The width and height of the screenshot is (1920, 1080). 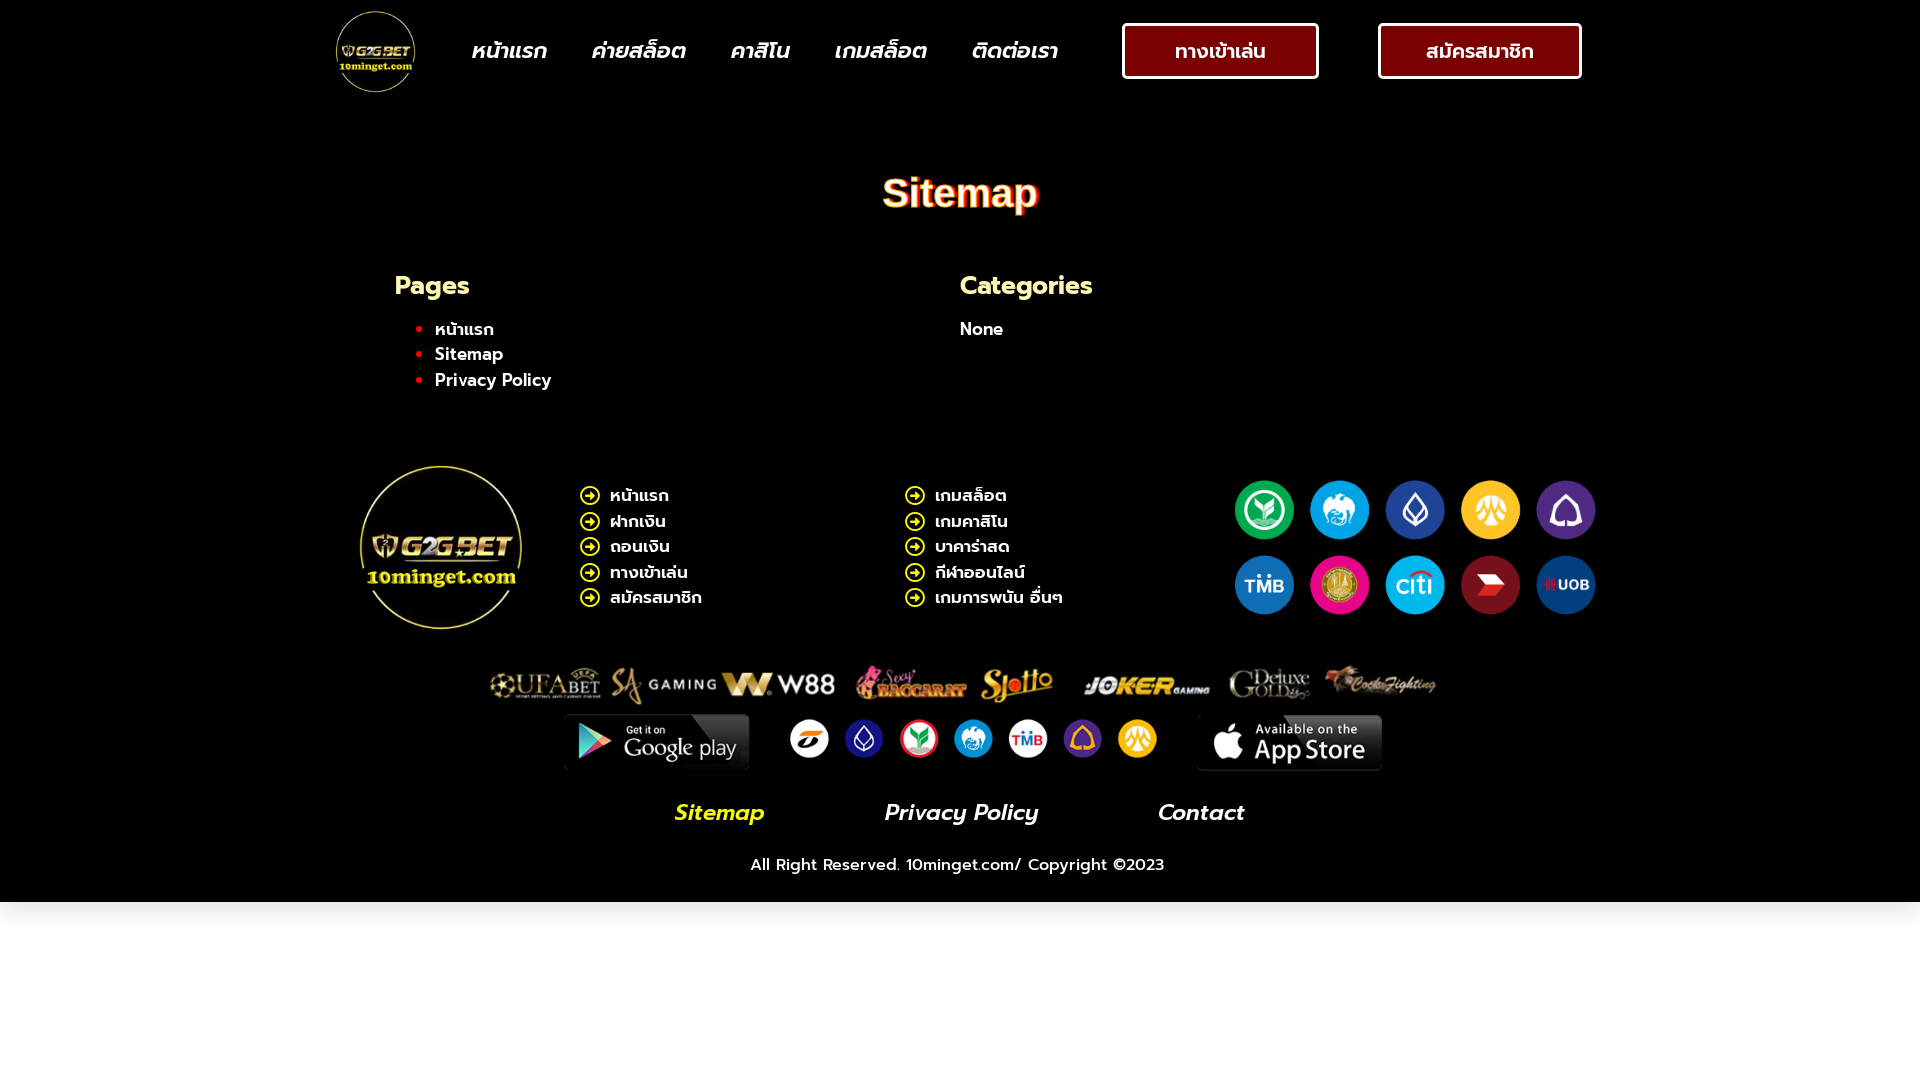 What do you see at coordinates (1200, 813) in the screenshot?
I see `'Contact'` at bounding box center [1200, 813].